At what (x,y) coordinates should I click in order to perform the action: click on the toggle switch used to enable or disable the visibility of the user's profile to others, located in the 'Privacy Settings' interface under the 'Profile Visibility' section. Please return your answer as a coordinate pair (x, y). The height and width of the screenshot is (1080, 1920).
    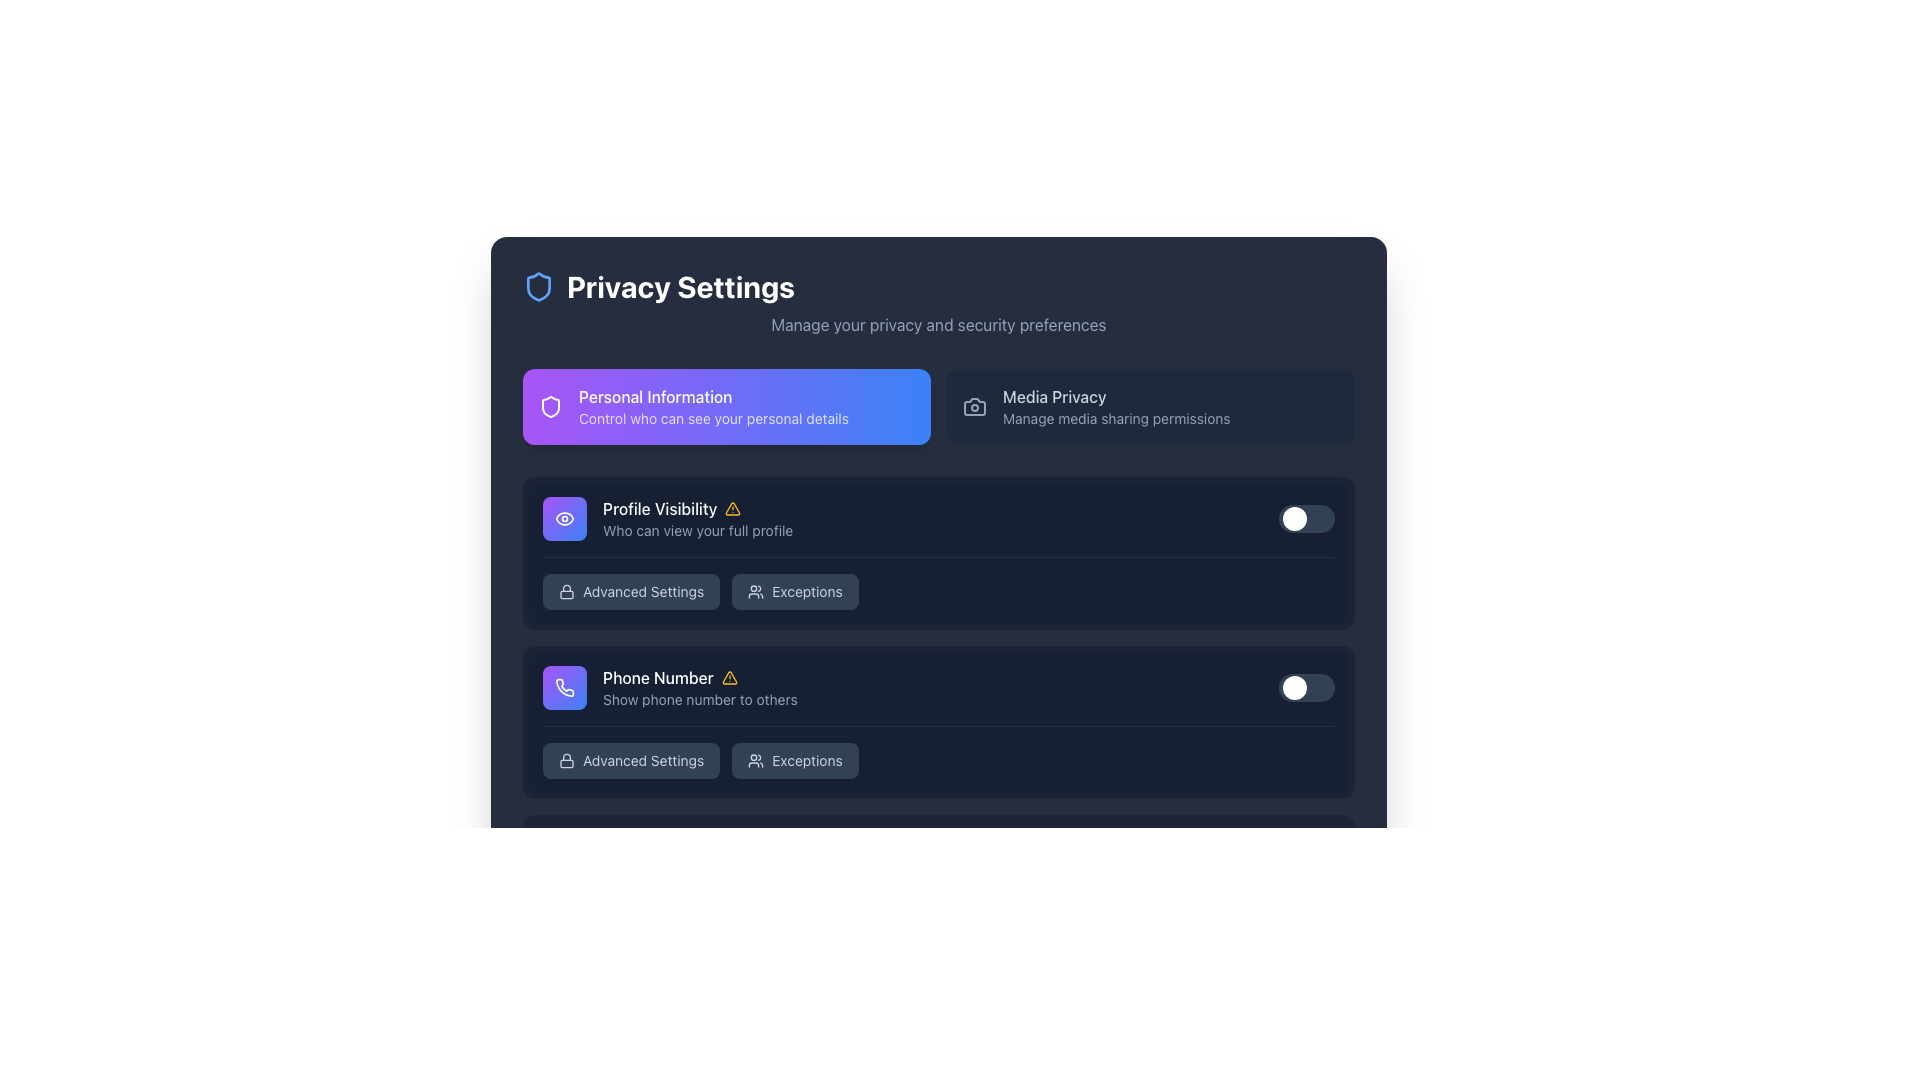
    Looking at the image, I should click on (1306, 518).